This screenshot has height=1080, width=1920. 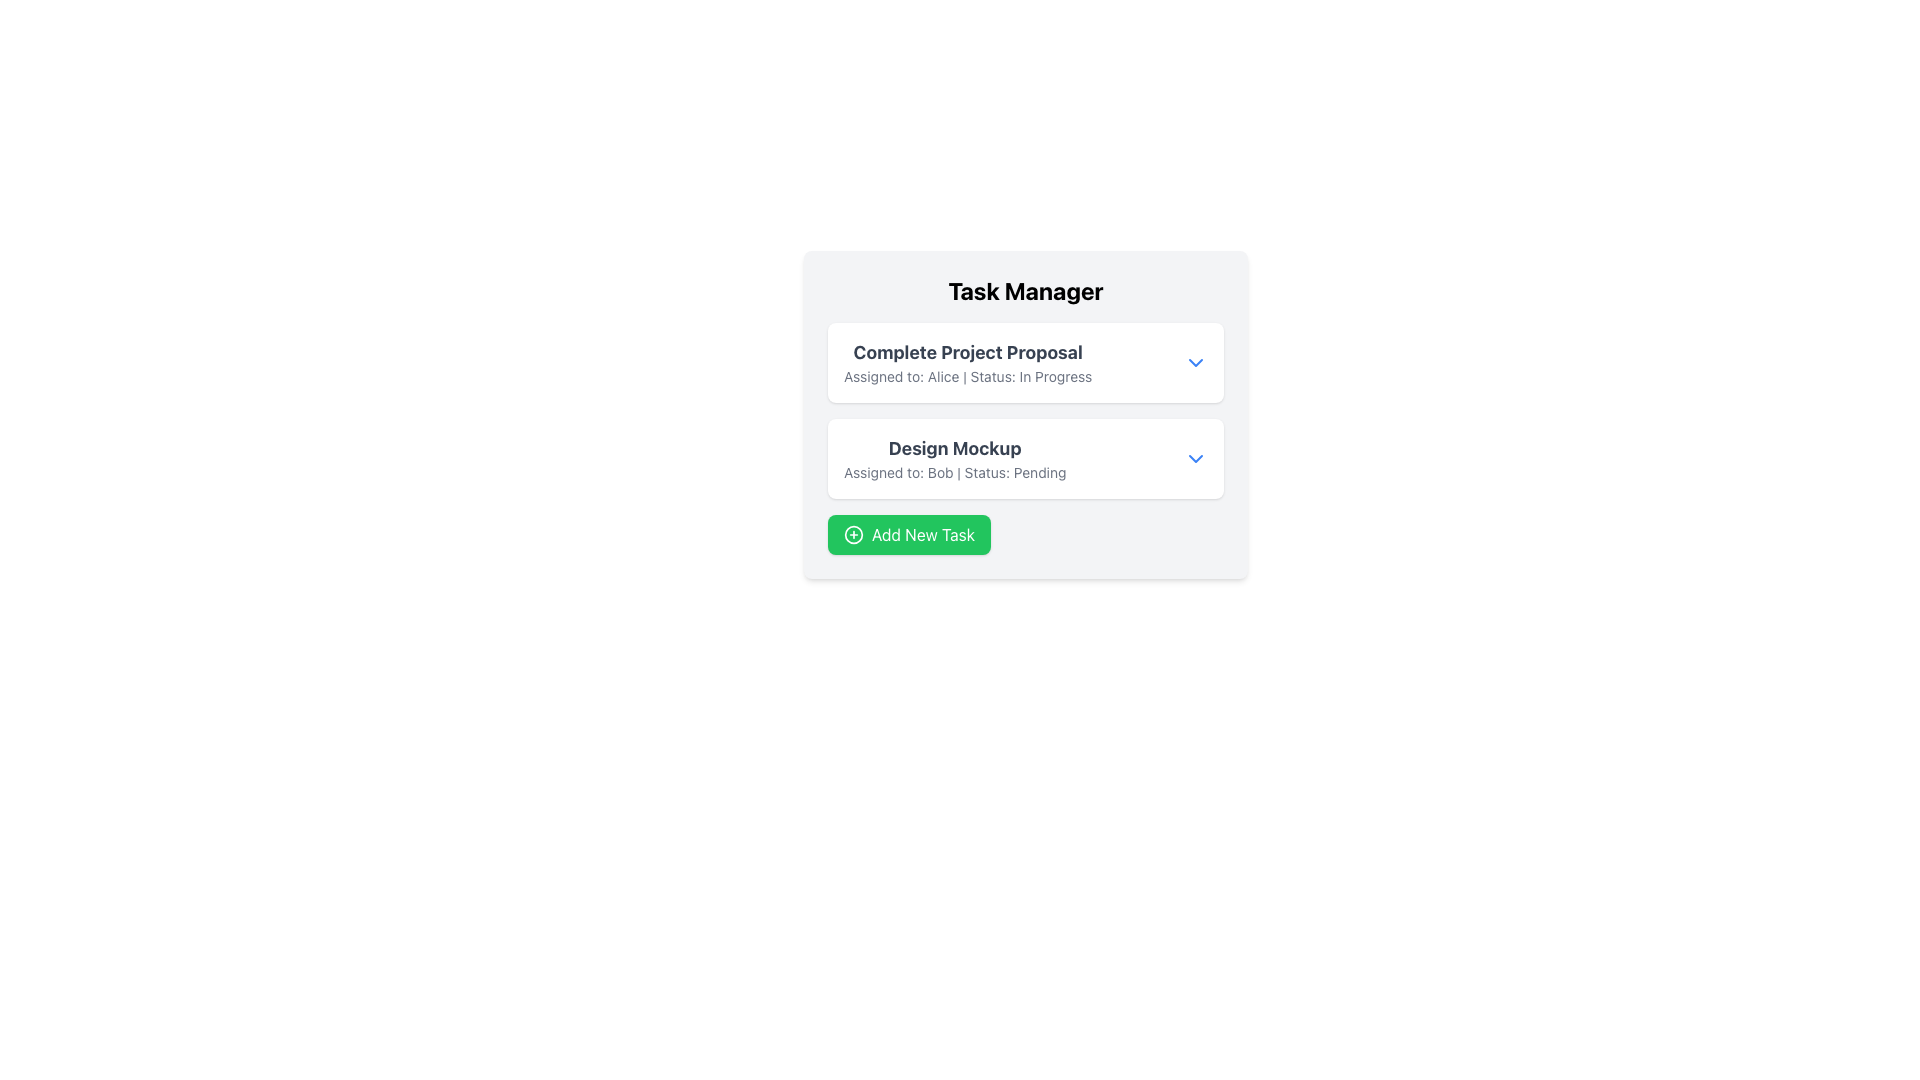 What do you see at coordinates (854, 534) in the screenshot?
I see `the circle element with a thin border and no fill color, located at the center of the circular icon within the green 'Add New Task' button` at bounding box center [854, 534].